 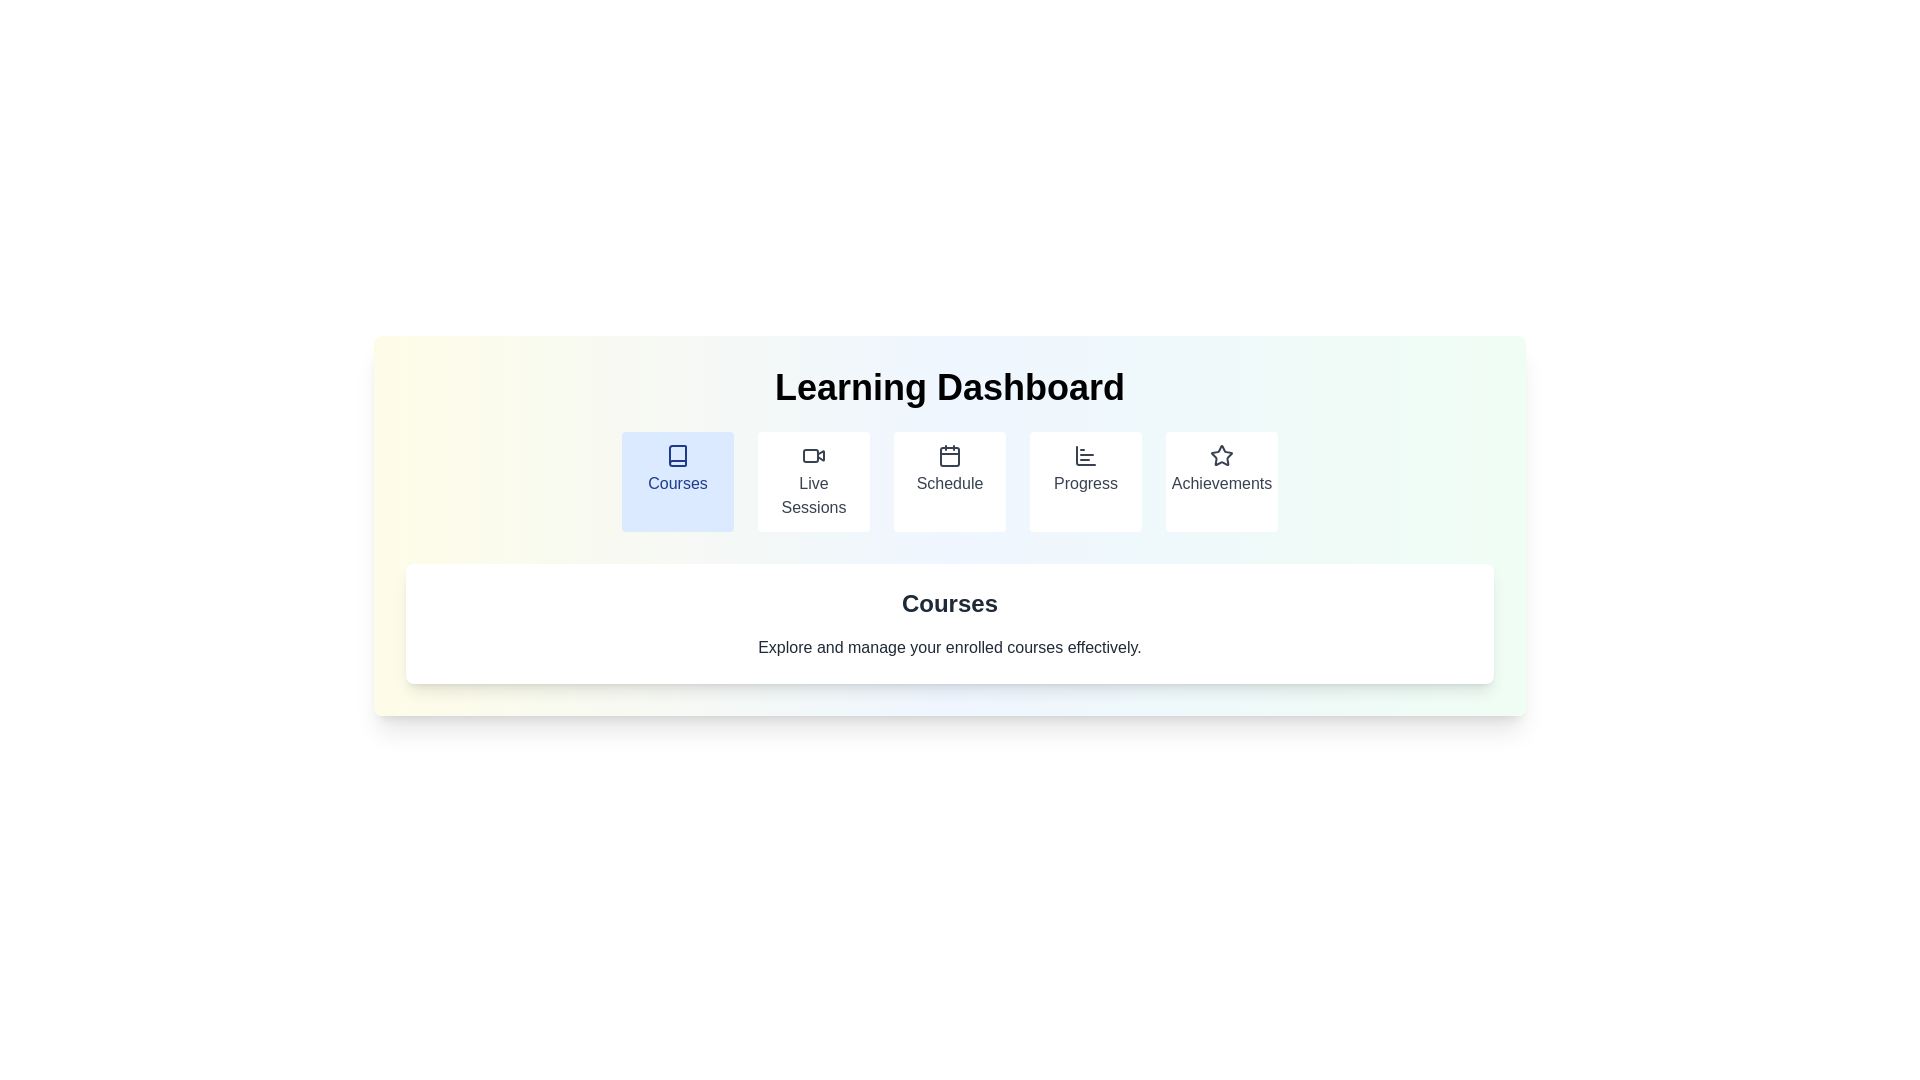 I want to click on text content of the 'Achievements' label located below the star icon in the fifth icon-label component of the navigation group, so click(x=1221, y=483).